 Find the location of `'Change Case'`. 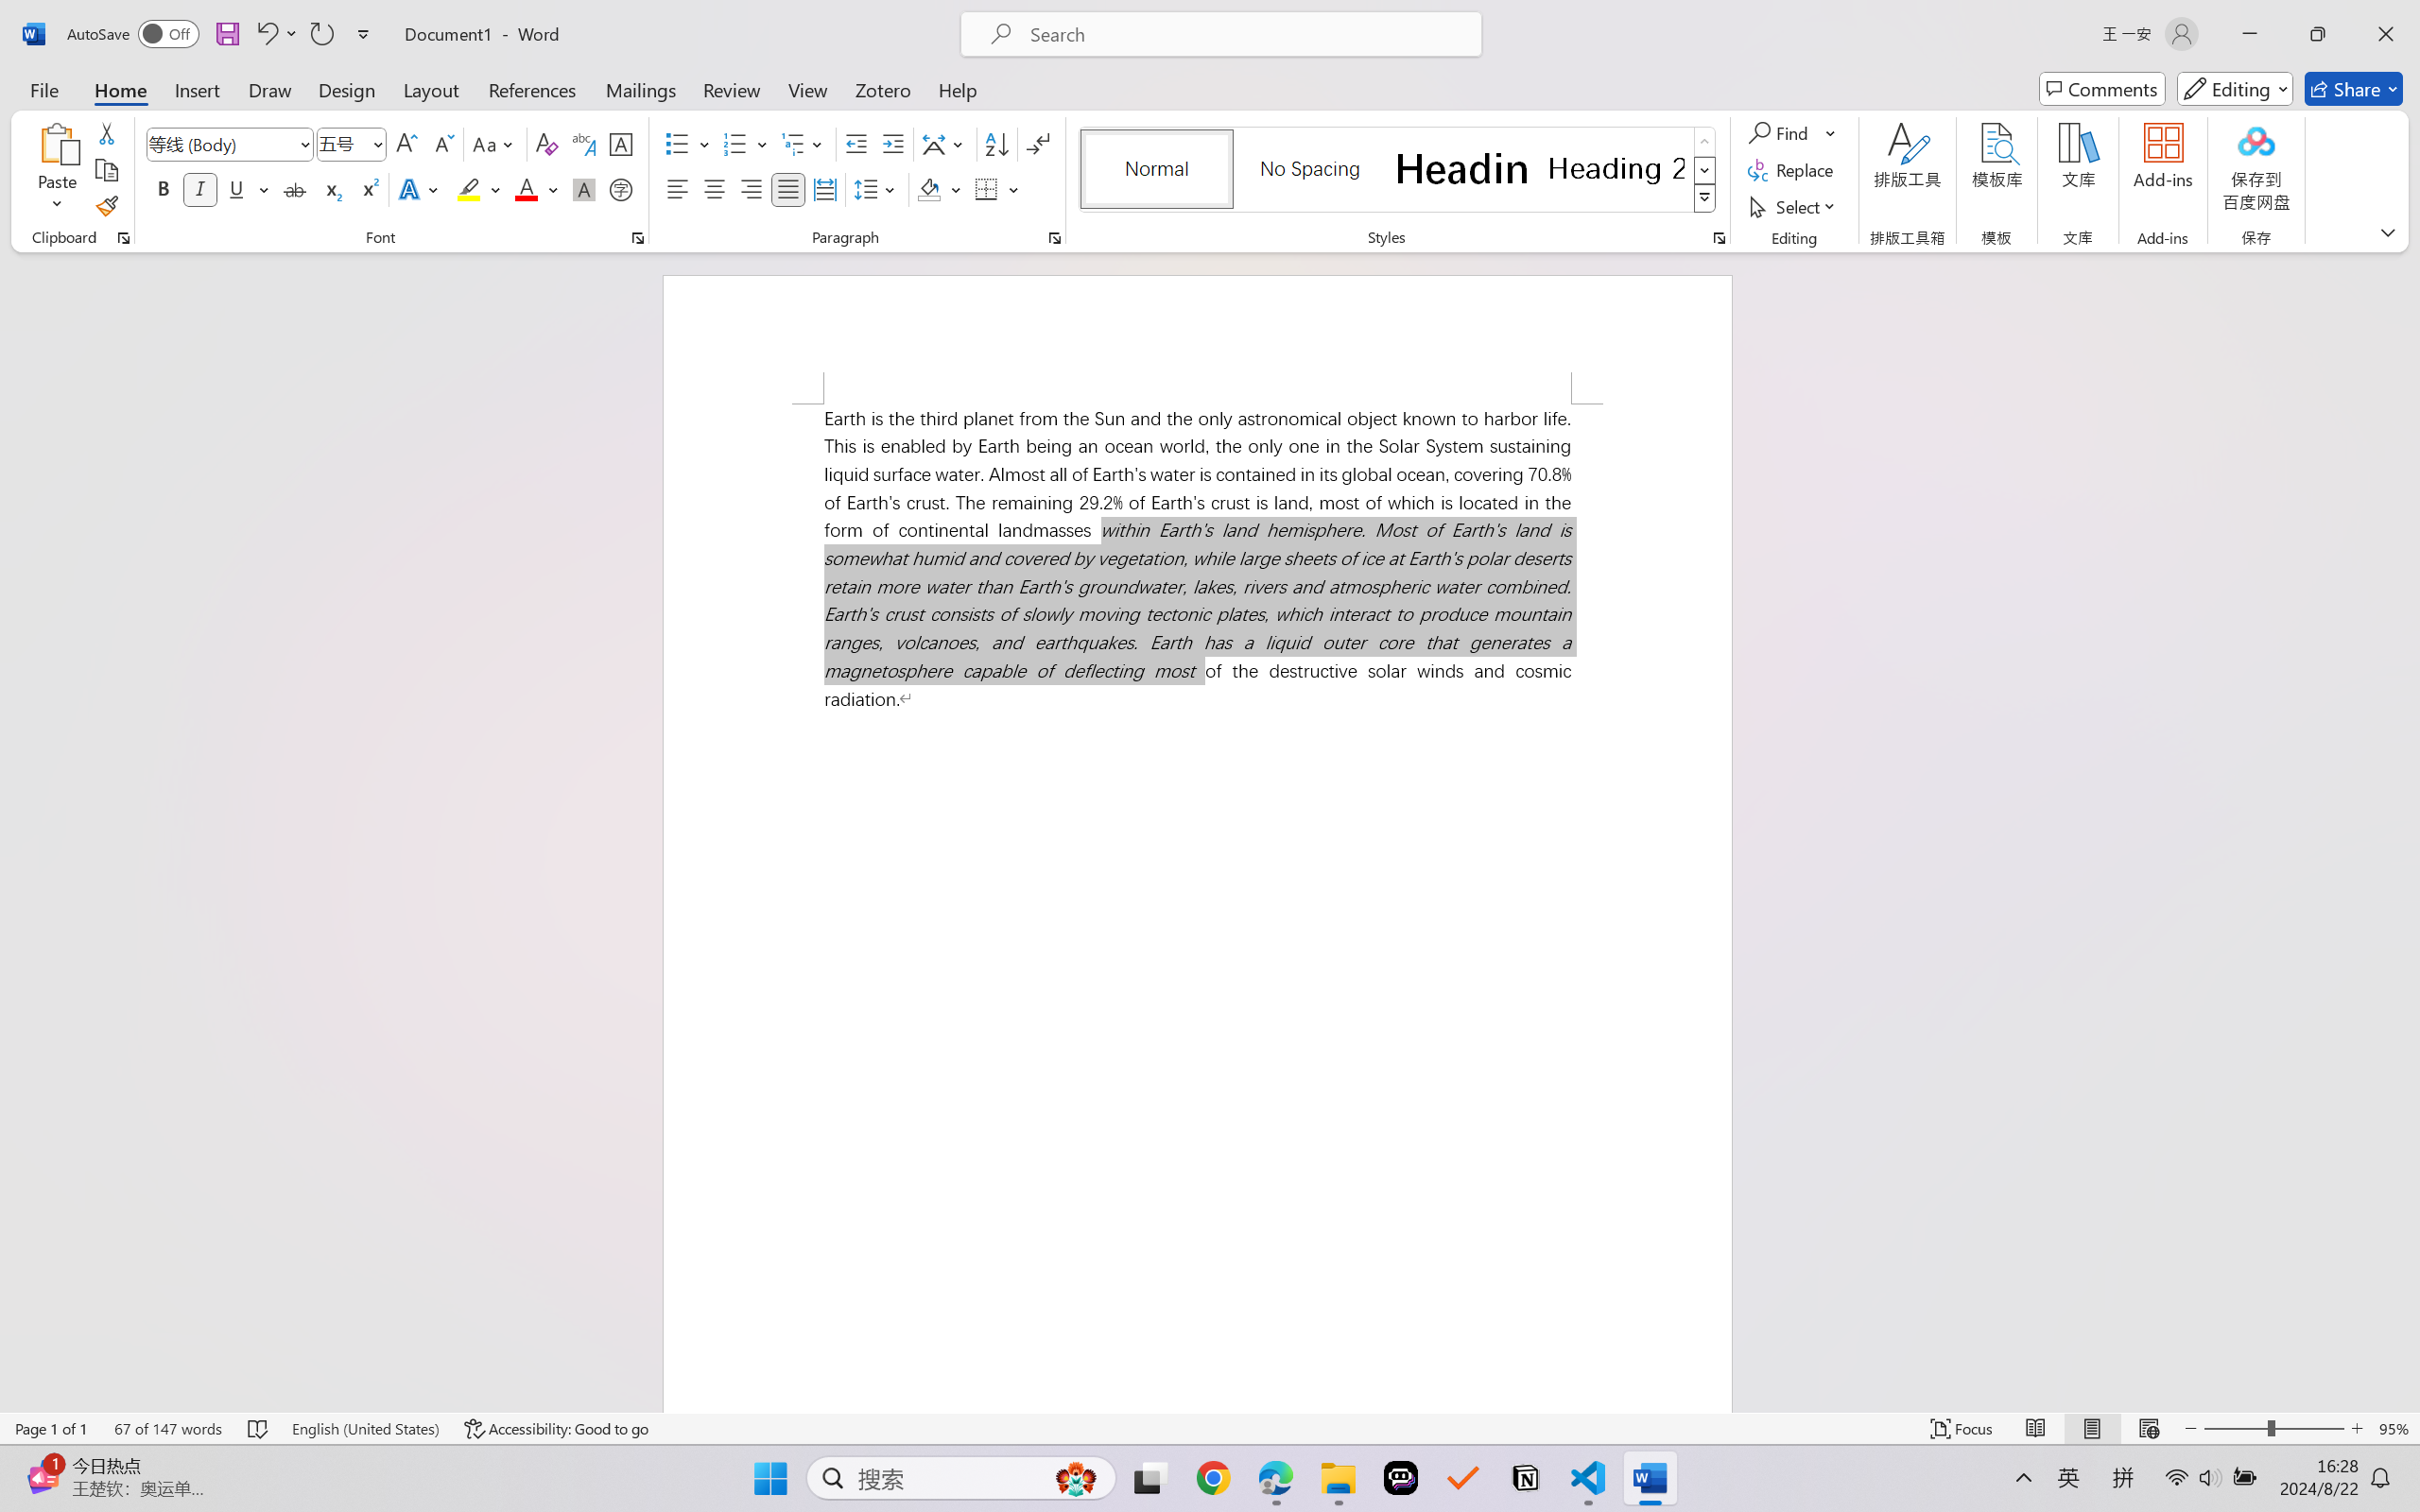

'Change Case' is located at coordinates (493, 144).